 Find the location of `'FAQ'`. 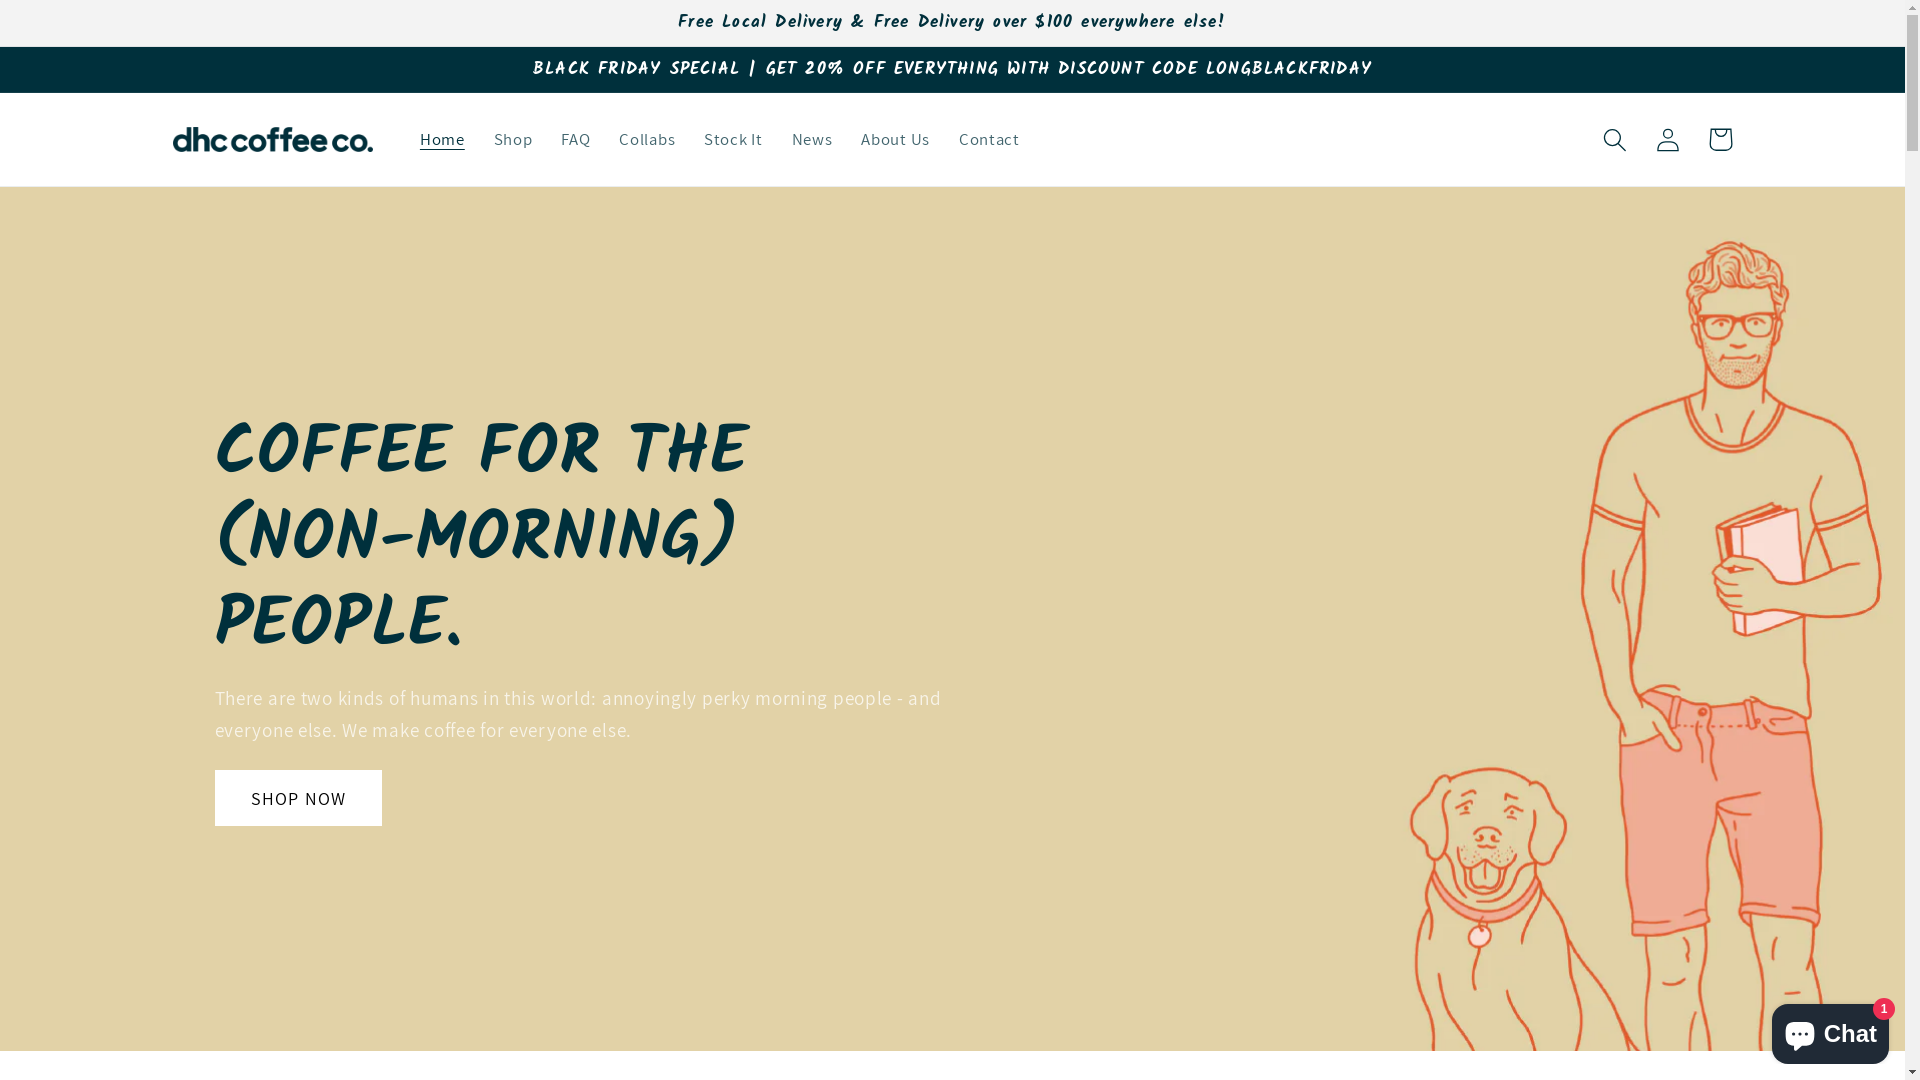

'FAQ' is located at coordinates (575, 138).